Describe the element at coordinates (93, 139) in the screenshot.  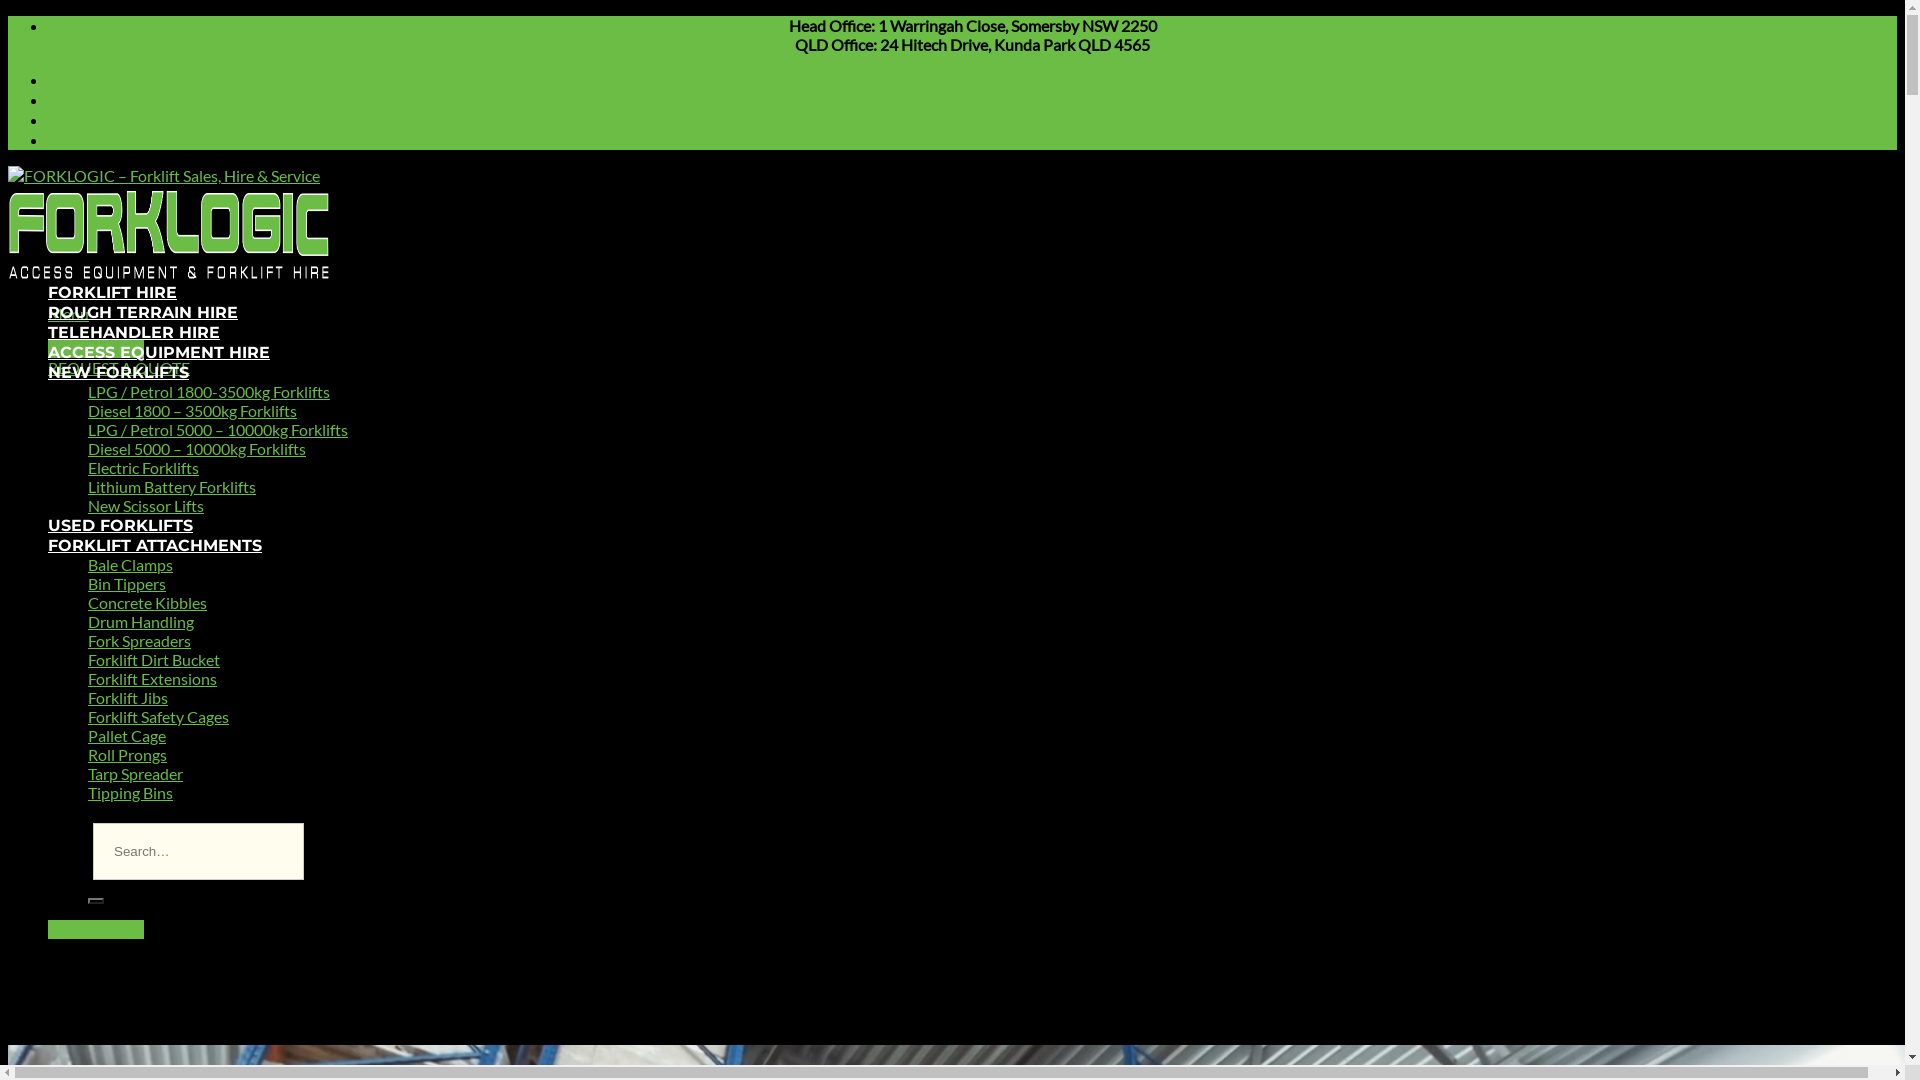
I see `'Contact Us'` at that location.